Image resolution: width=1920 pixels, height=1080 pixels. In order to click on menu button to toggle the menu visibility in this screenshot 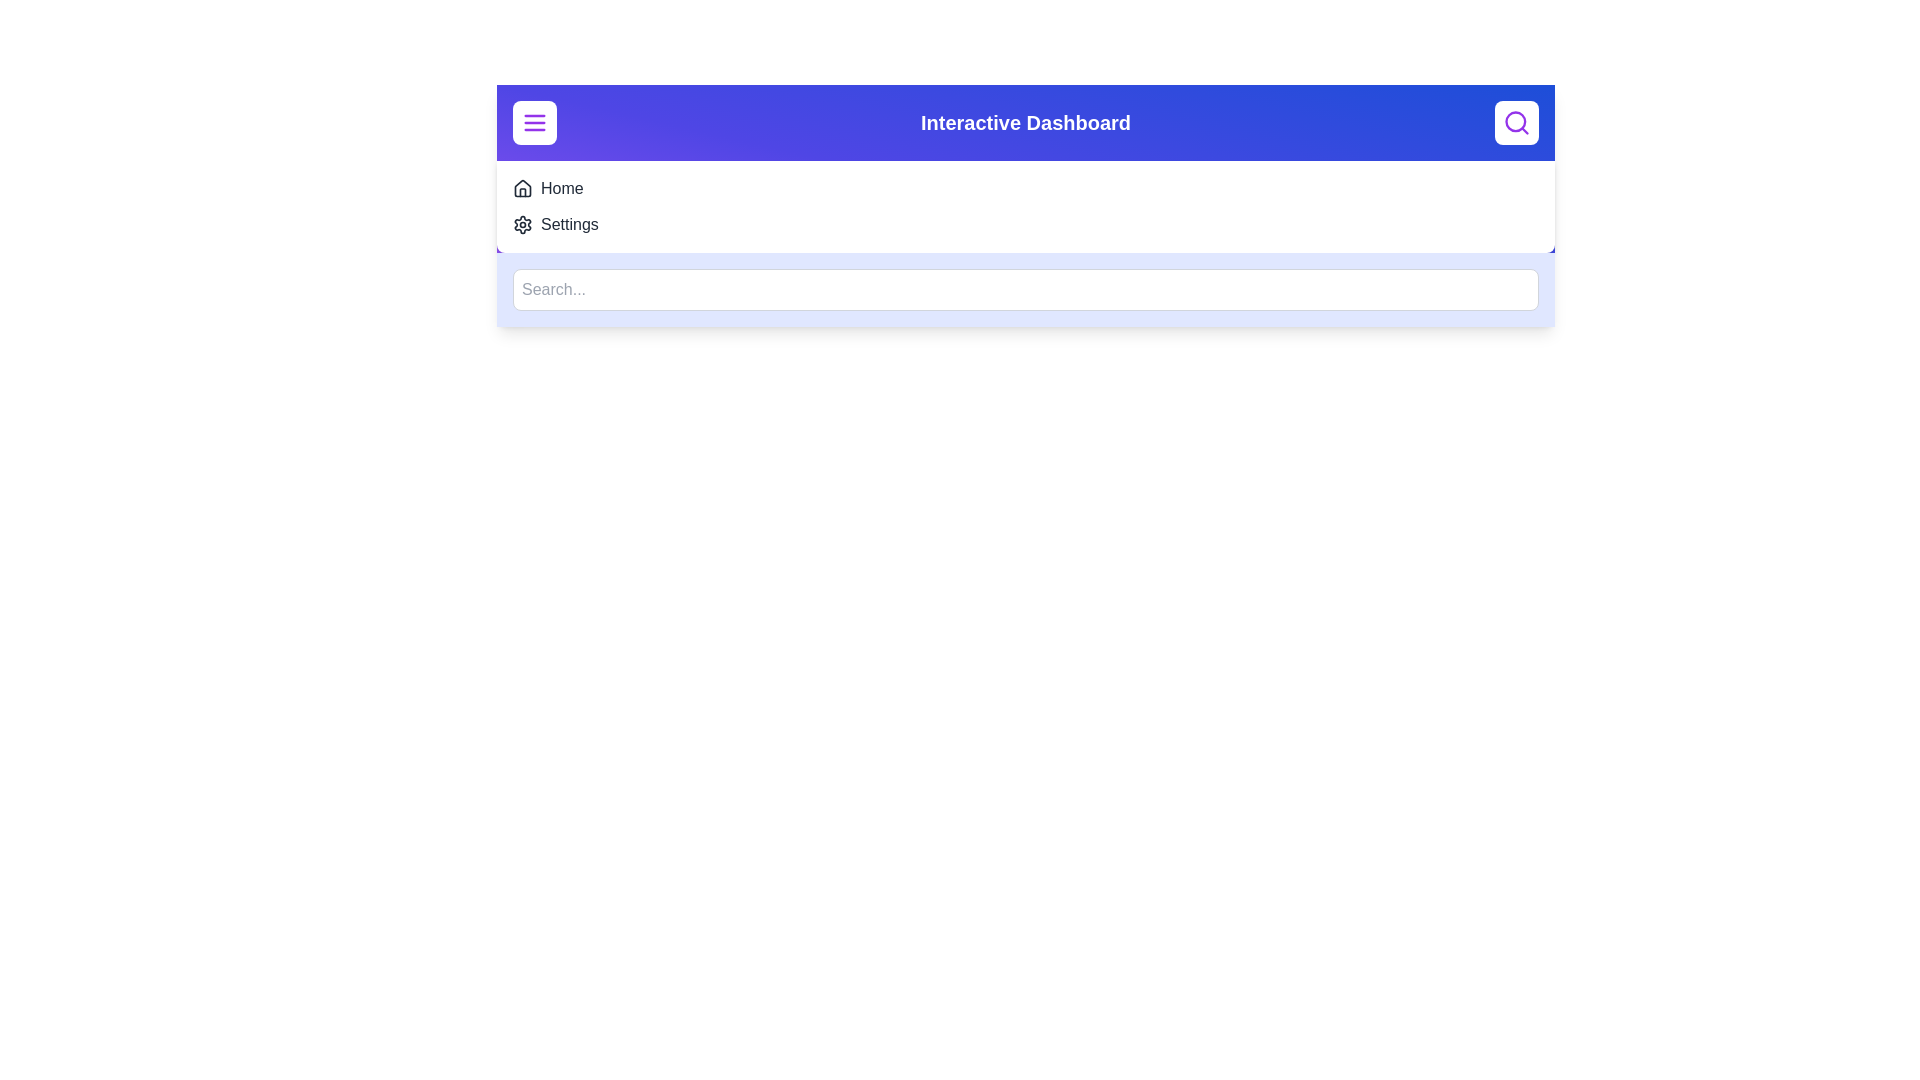, I will do `click(534, 123)`.